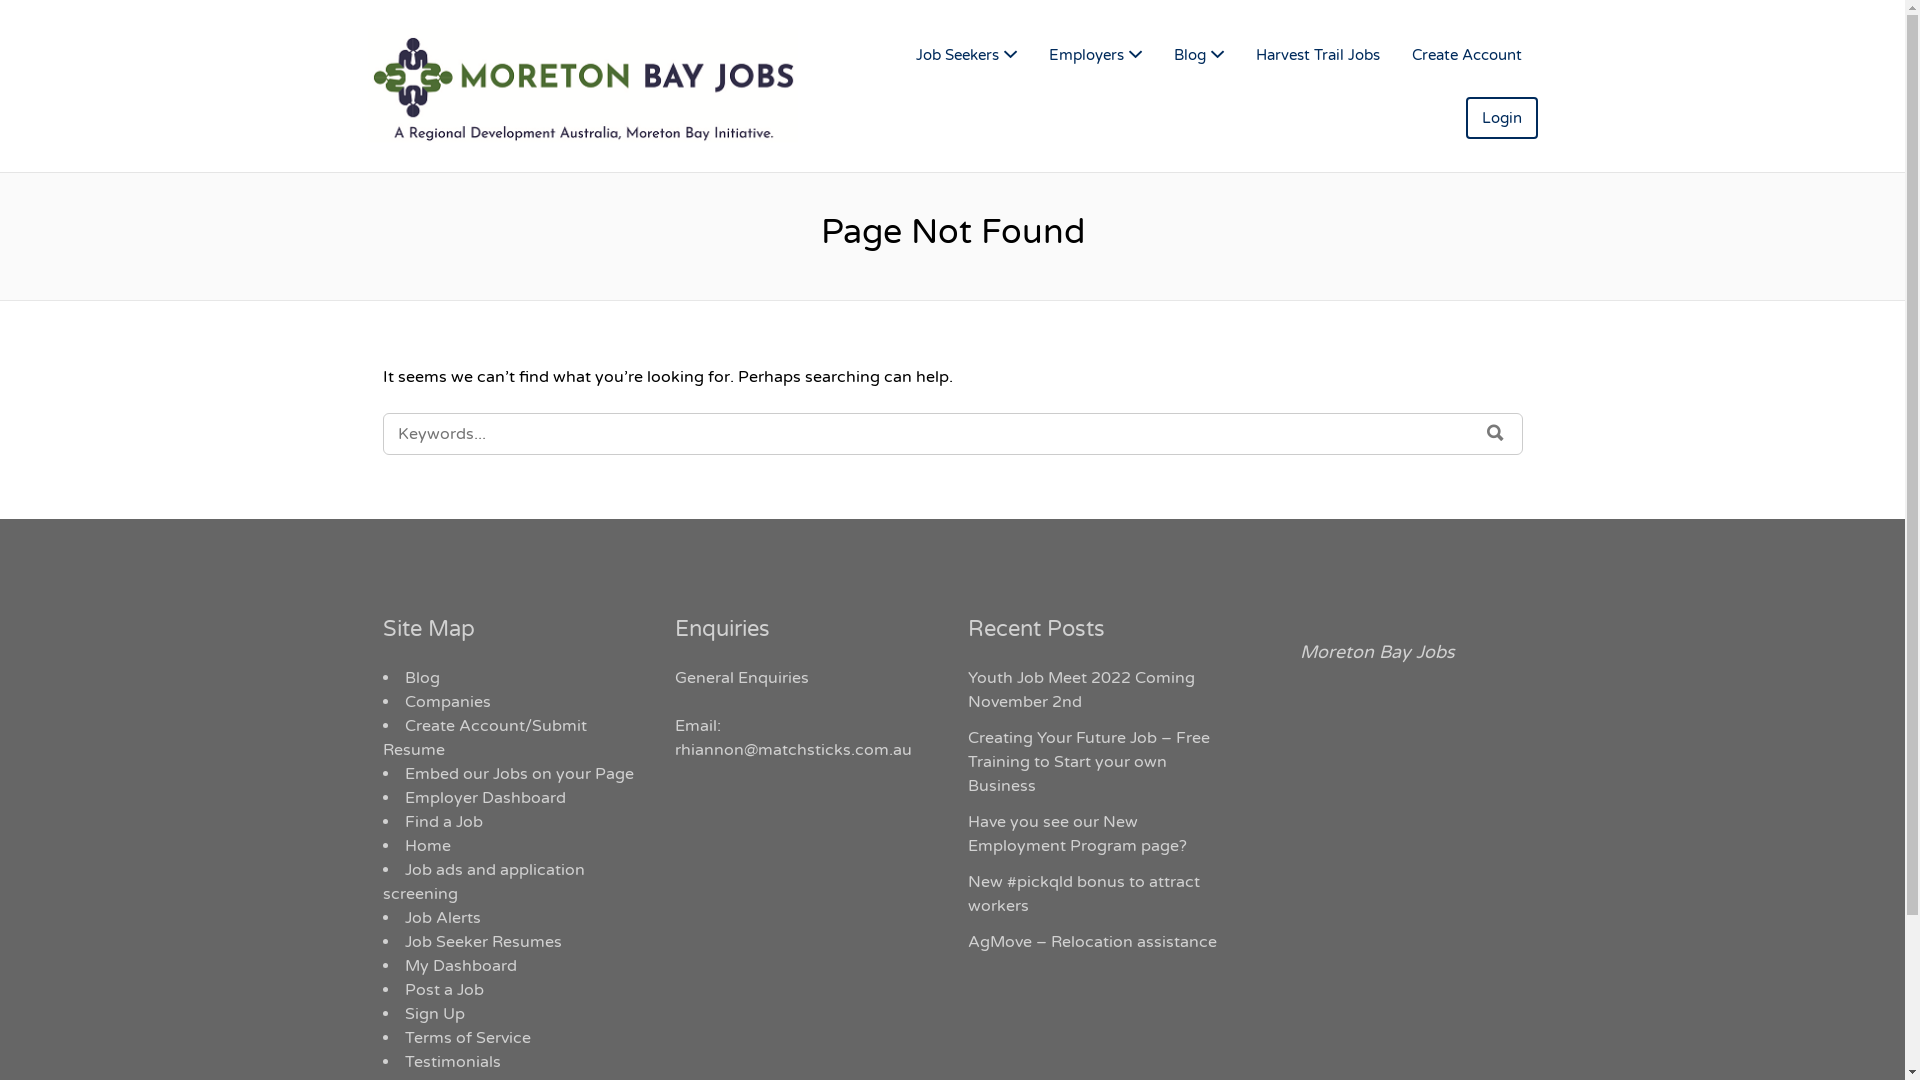 Image resolution: width=1920 pixels, height=1080 pixels. What do you see at coordinates (1502, 117) in the screenshot?
I see `'Login'` at bounding box center [1502, 117].